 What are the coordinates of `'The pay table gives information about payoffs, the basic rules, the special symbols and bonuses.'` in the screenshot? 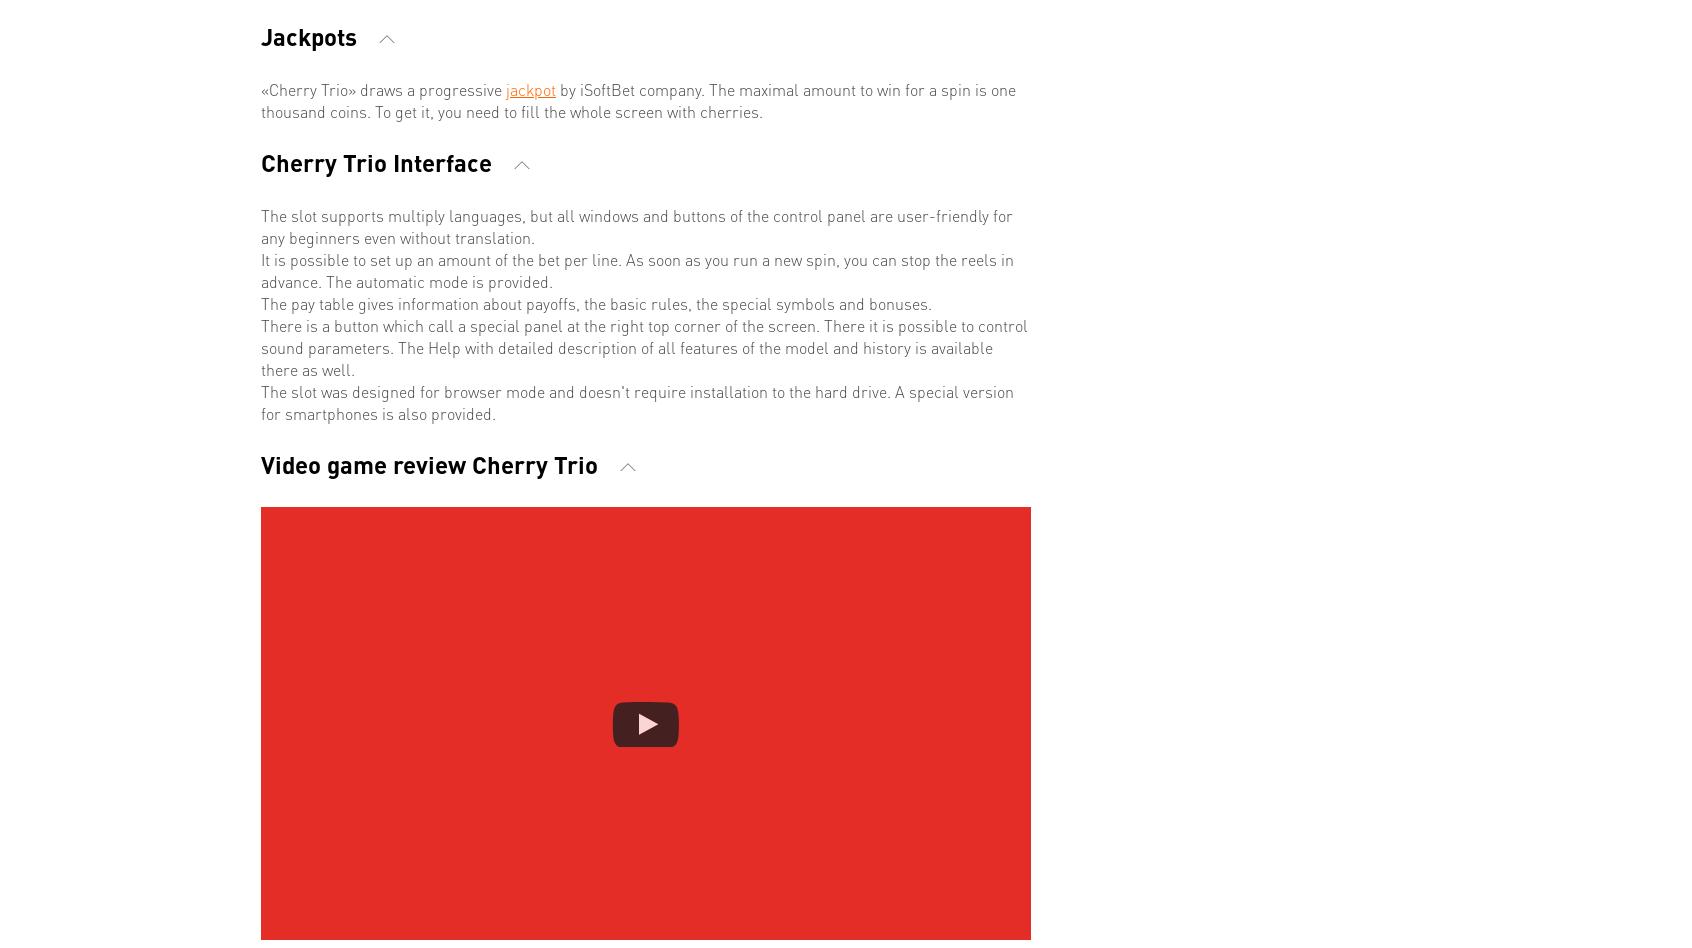 It's located at (595, 302).